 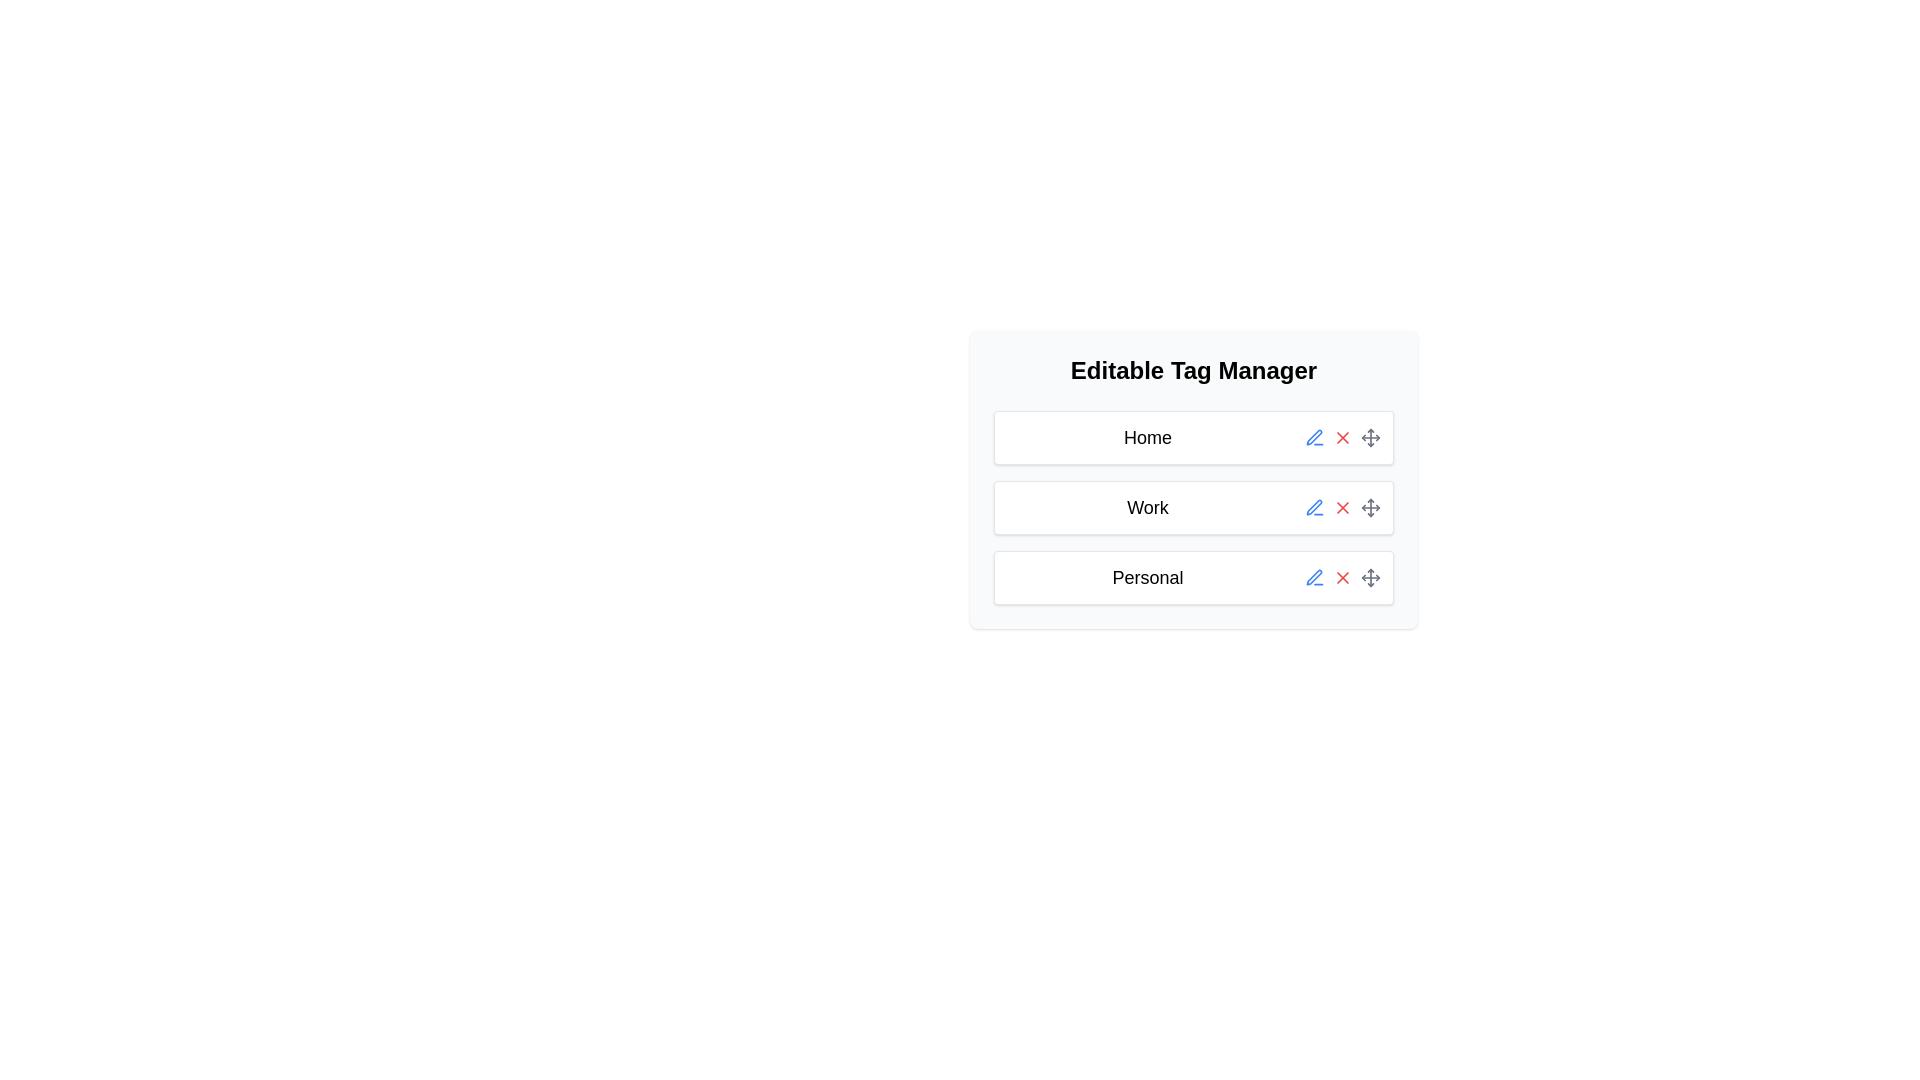 What do you see at coordinates (1343, 507) in the screenshot?
I see `the delete or cancel button/icon for the 'Work' tag` at bounding box center [1343, 507].